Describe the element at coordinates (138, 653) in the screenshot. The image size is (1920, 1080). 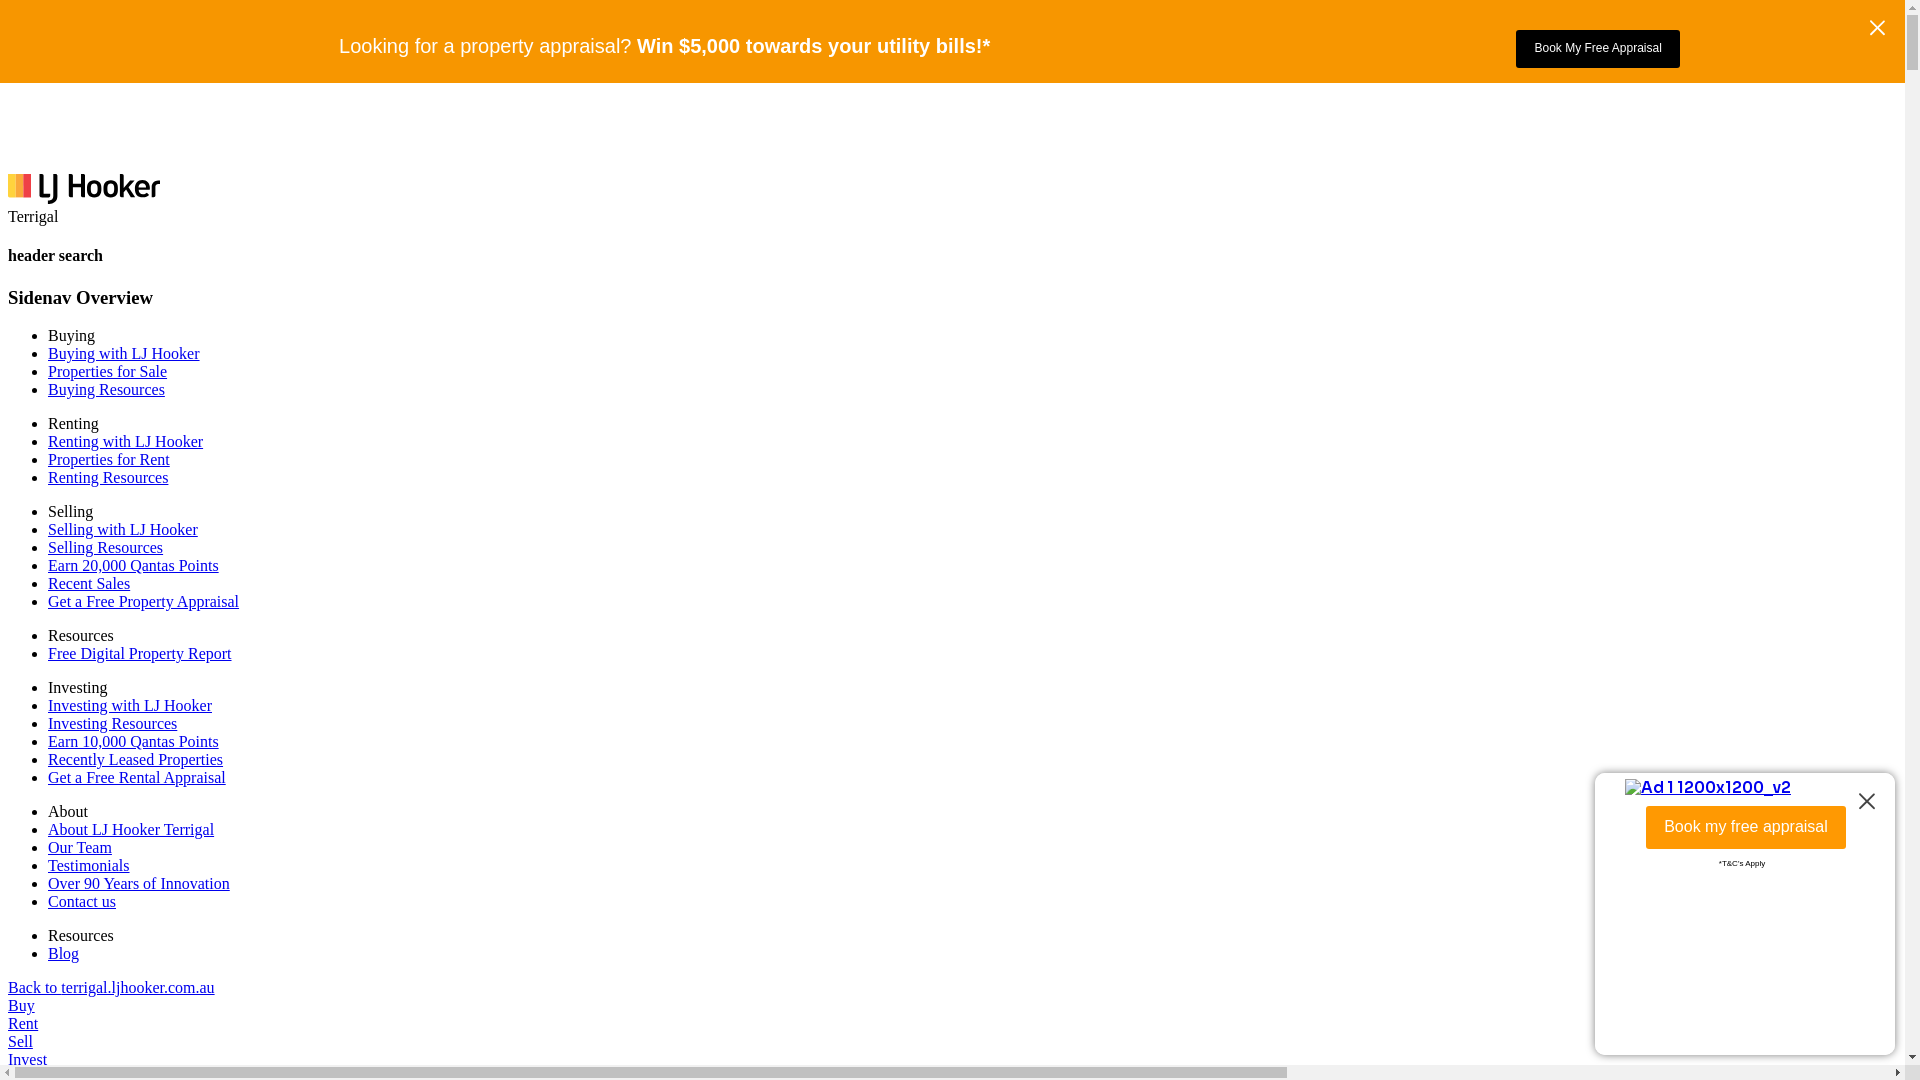
I see `'Free Digital Property Report'` at that location.